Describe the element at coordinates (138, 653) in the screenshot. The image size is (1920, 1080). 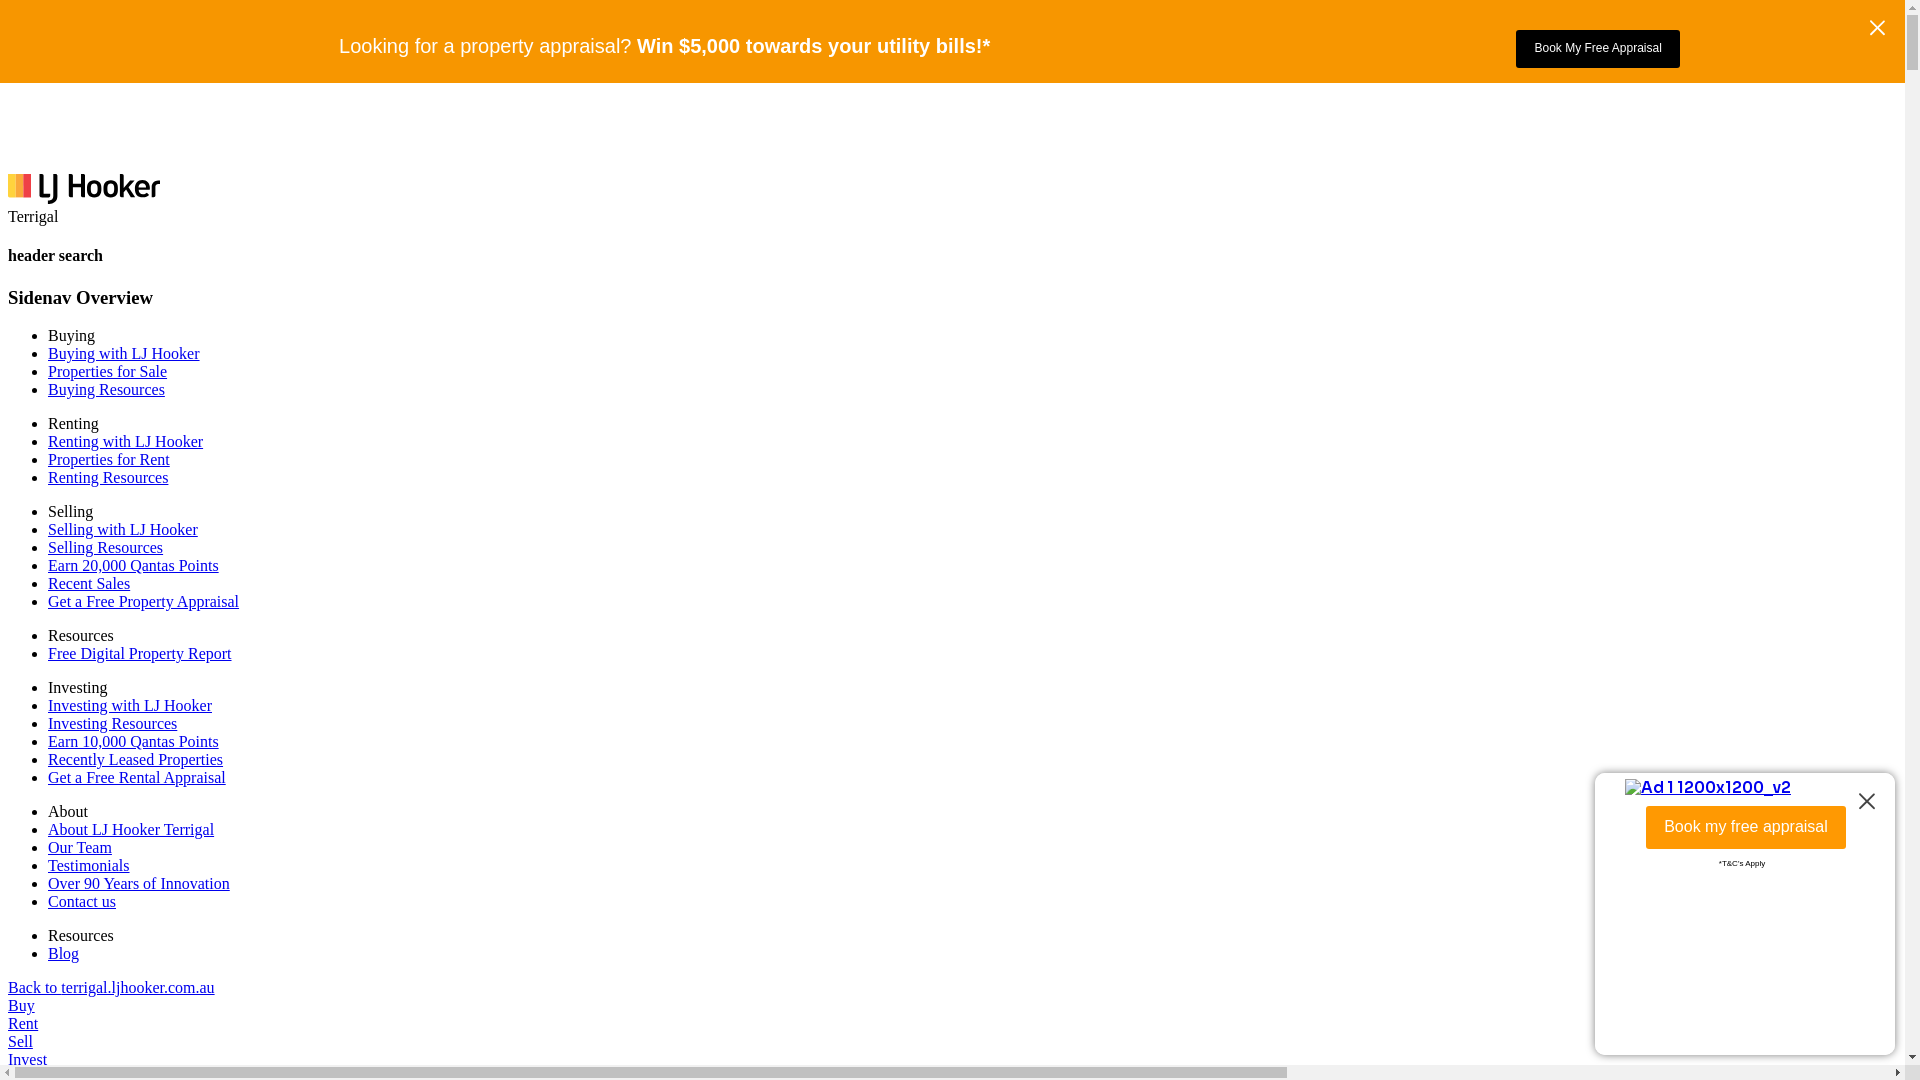
I see `'Free Digital Property Report'` at that location.